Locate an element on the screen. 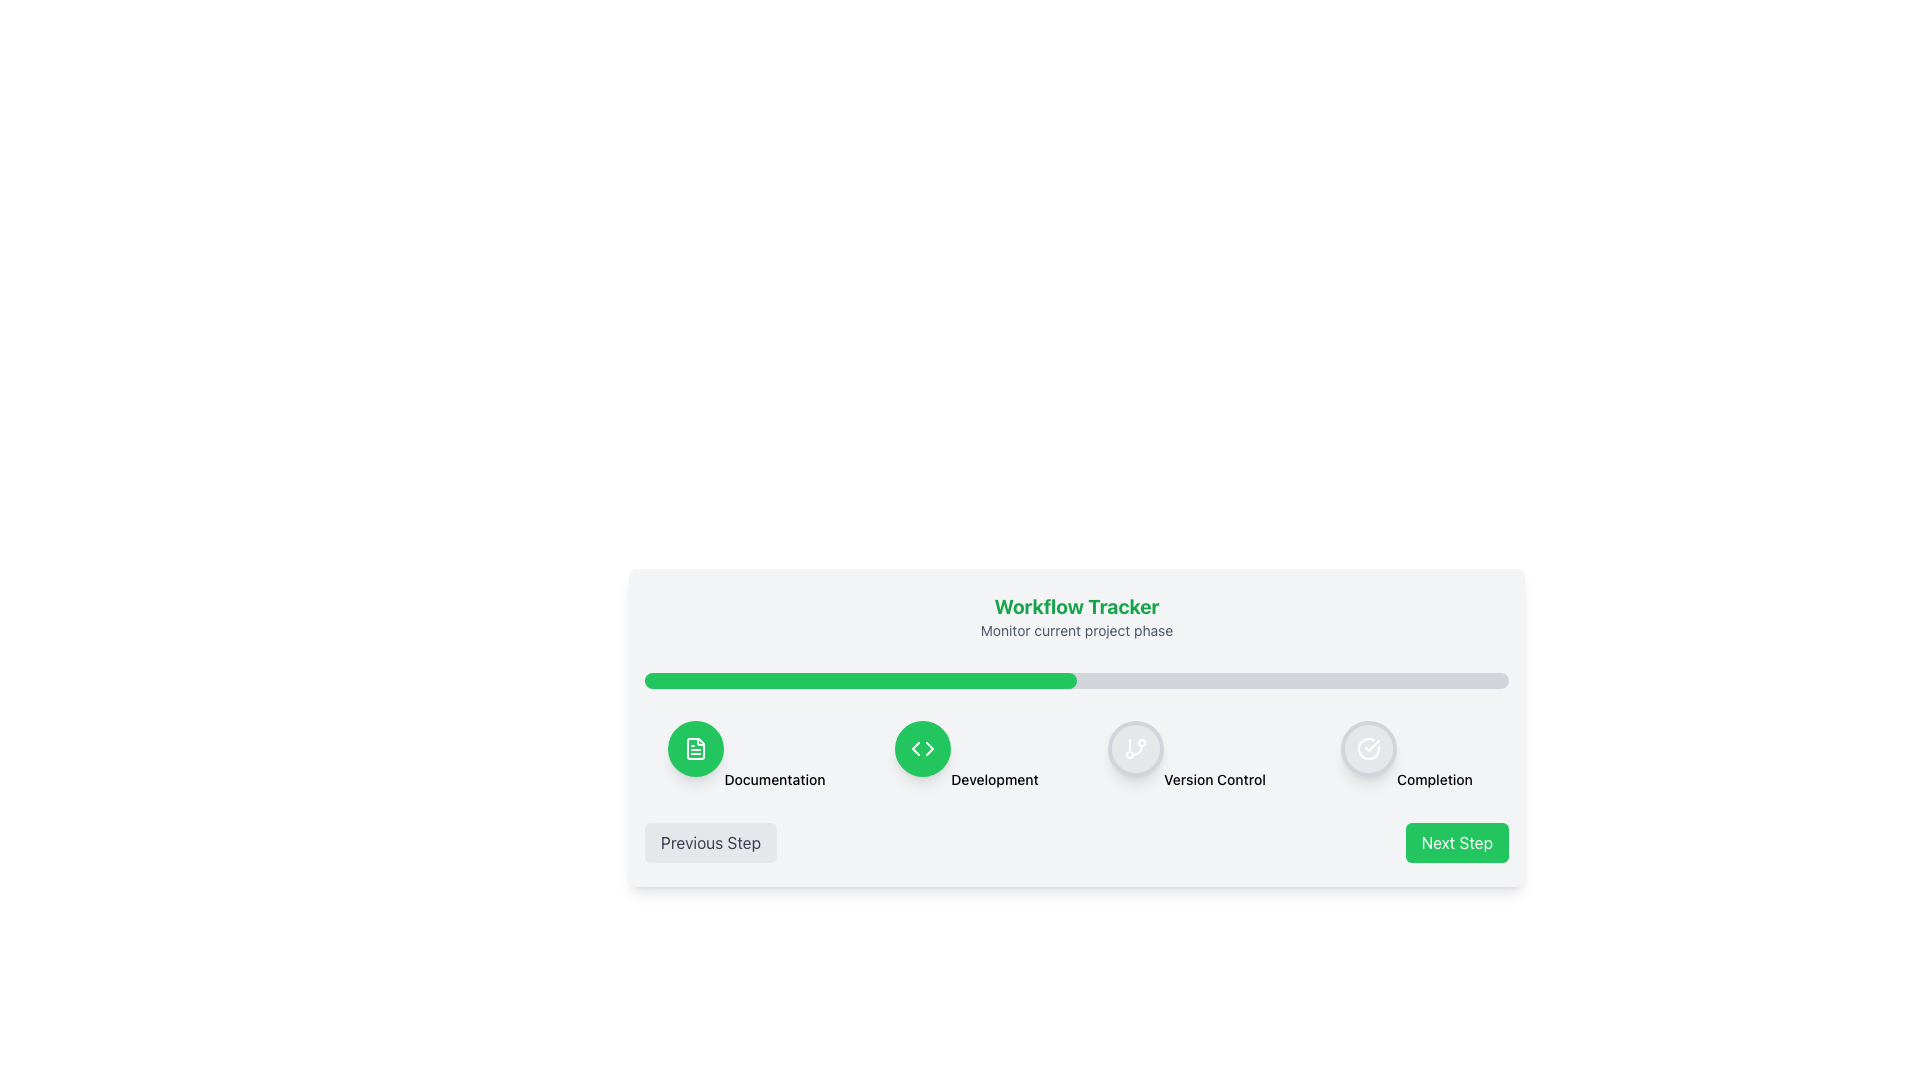 This screenshot has width=1920, height=1080. the 'Documentation' phase marker in the progress indicator section of the project workflow tracker is located at coordinates (746, 756).